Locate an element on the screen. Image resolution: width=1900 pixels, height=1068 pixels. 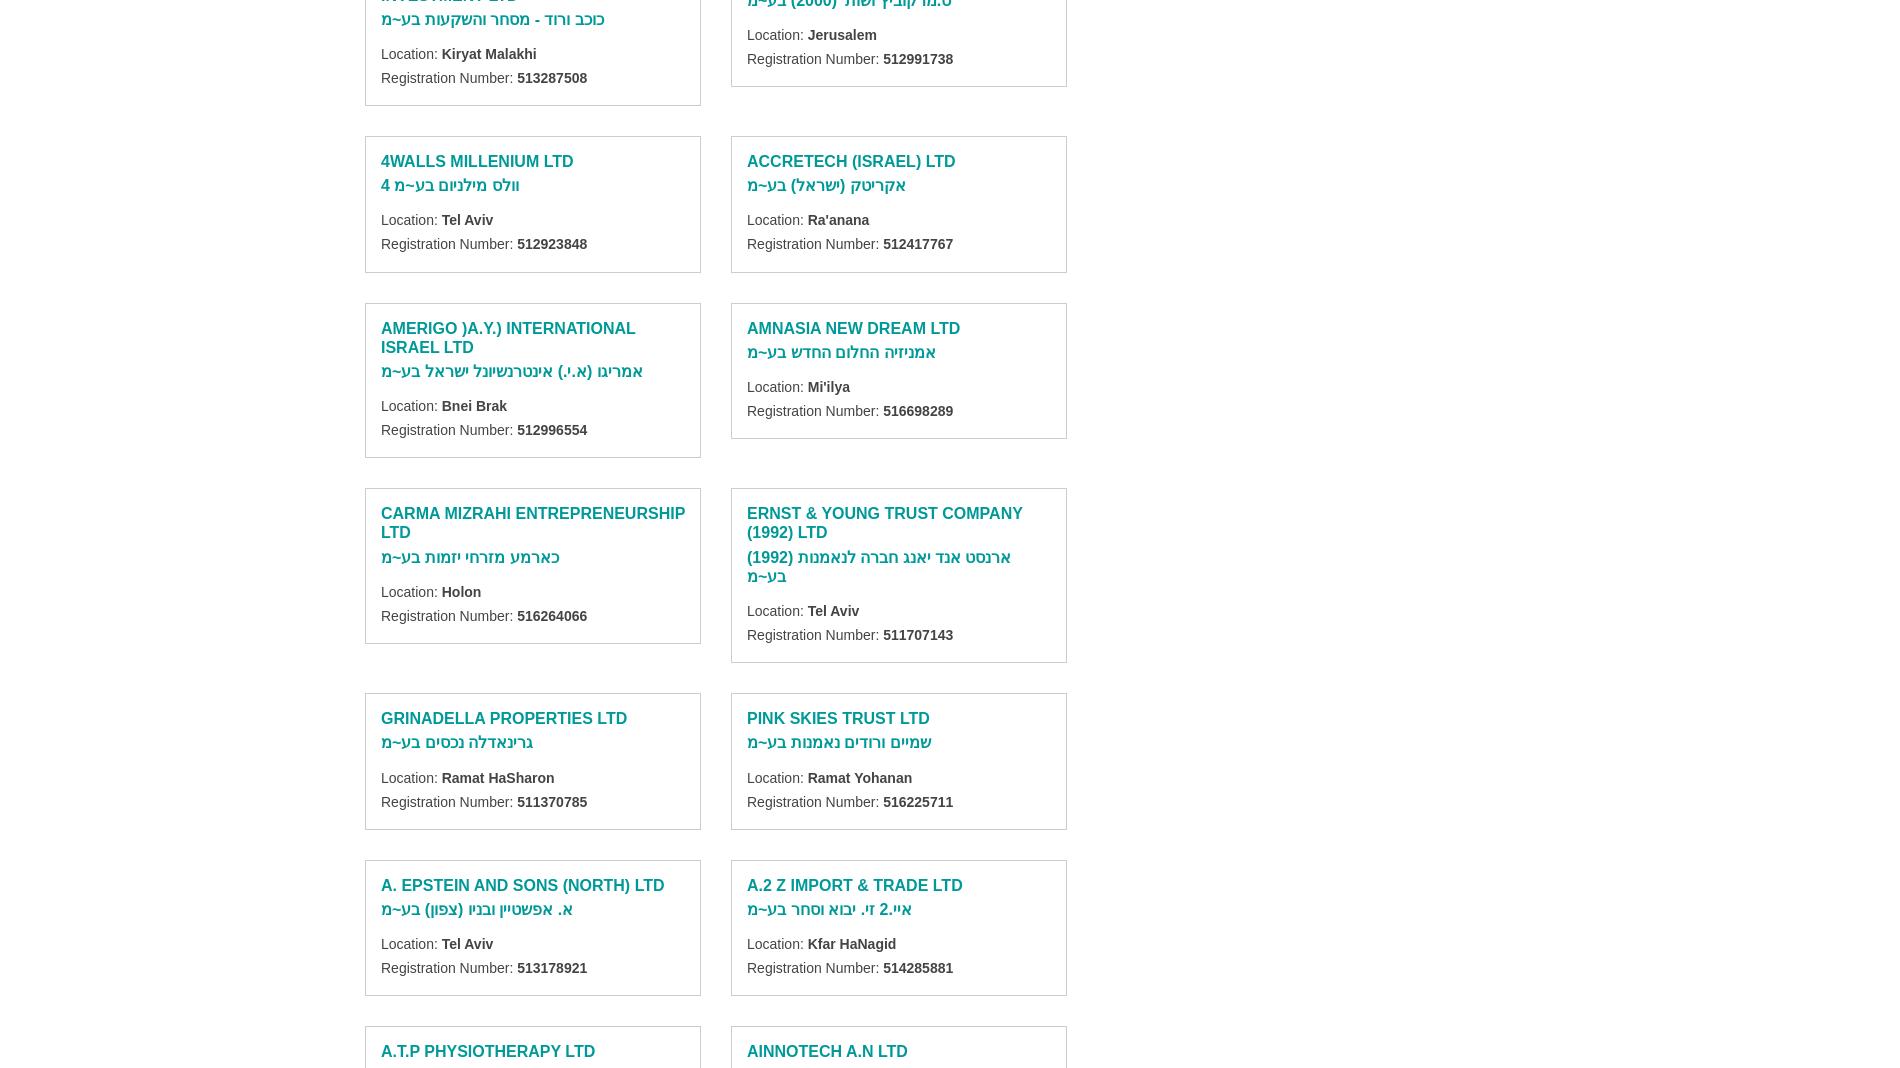
'A.T.P PHYSIOTHERAPY  LTD' is located at coordinates (379, 1051).